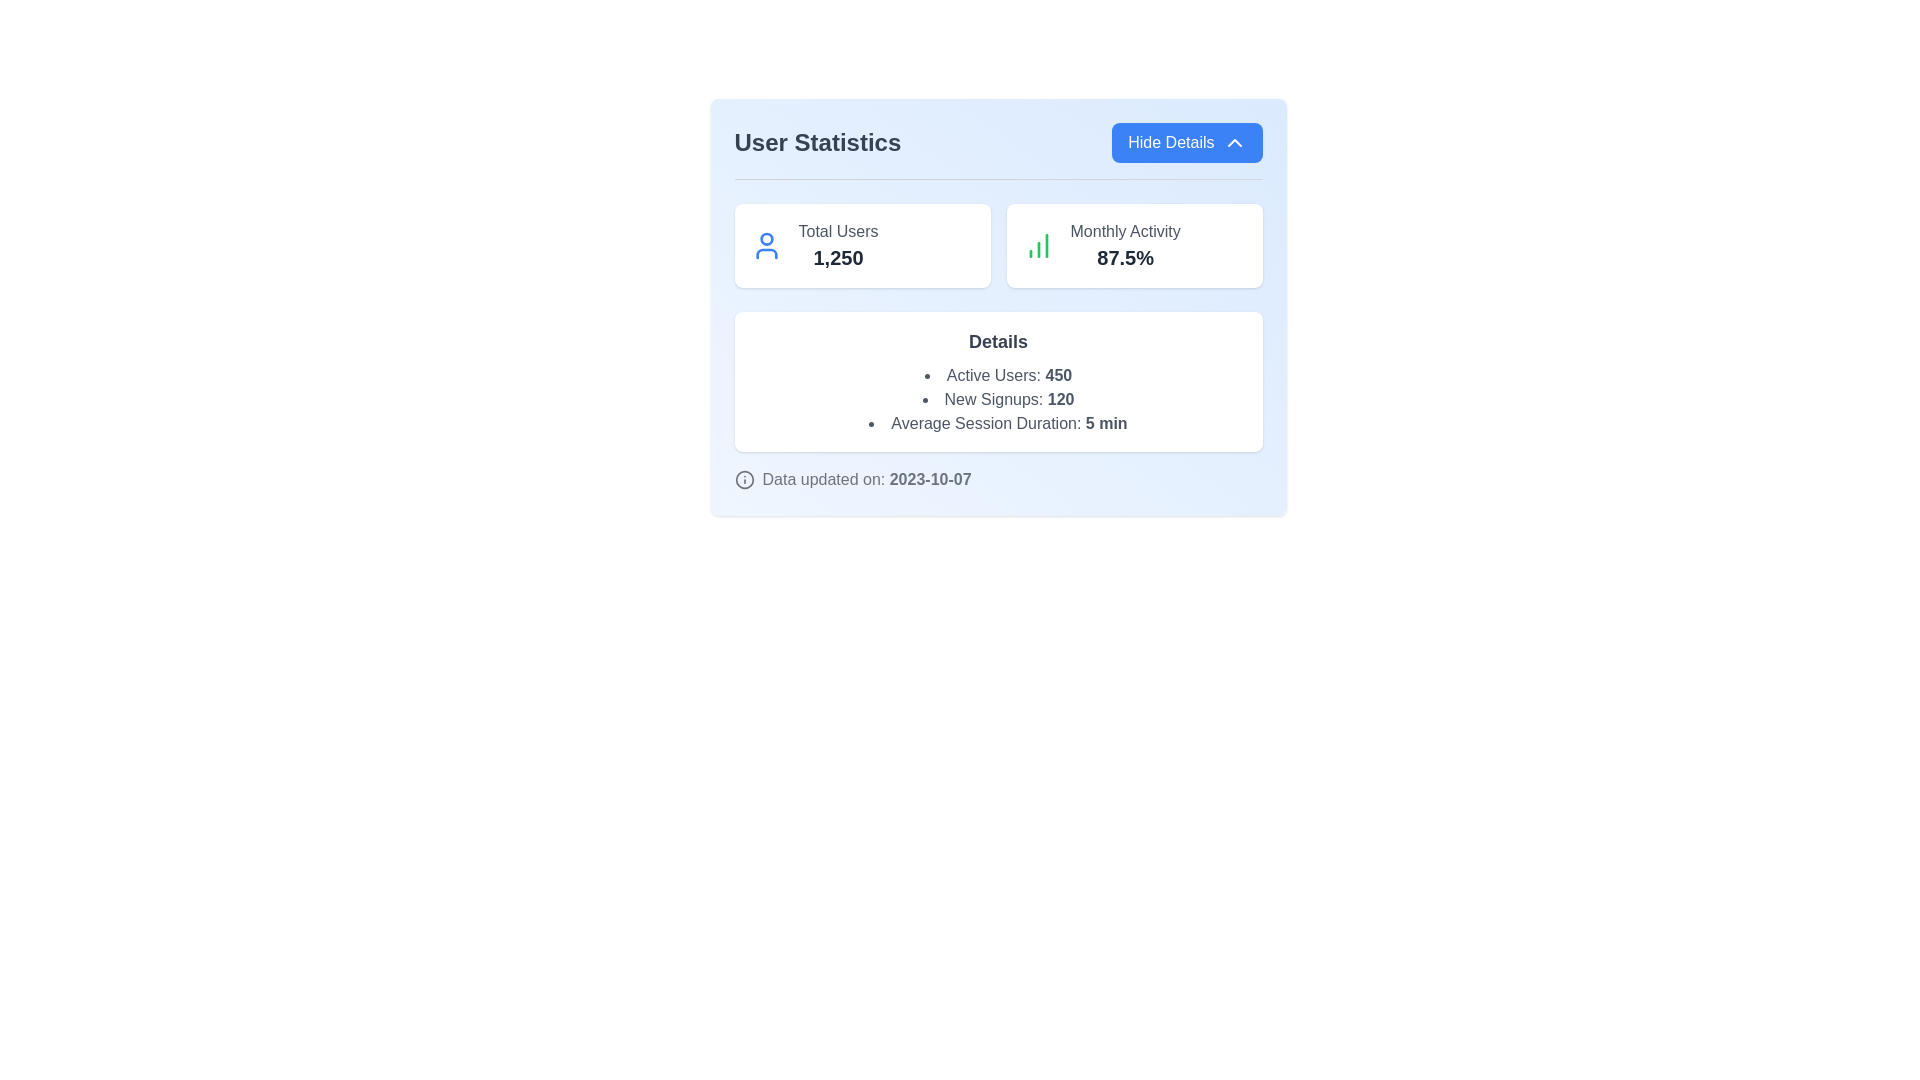 This screenshot has width=1920, height=1080. What do you see at coordinates (1125, 257) in the screenshot?
I see `the Text Label displaying '87.5%' which is located under the 'Monthly Activity' section in the 'User Statistics' card` at bounding box center [1125, 257].